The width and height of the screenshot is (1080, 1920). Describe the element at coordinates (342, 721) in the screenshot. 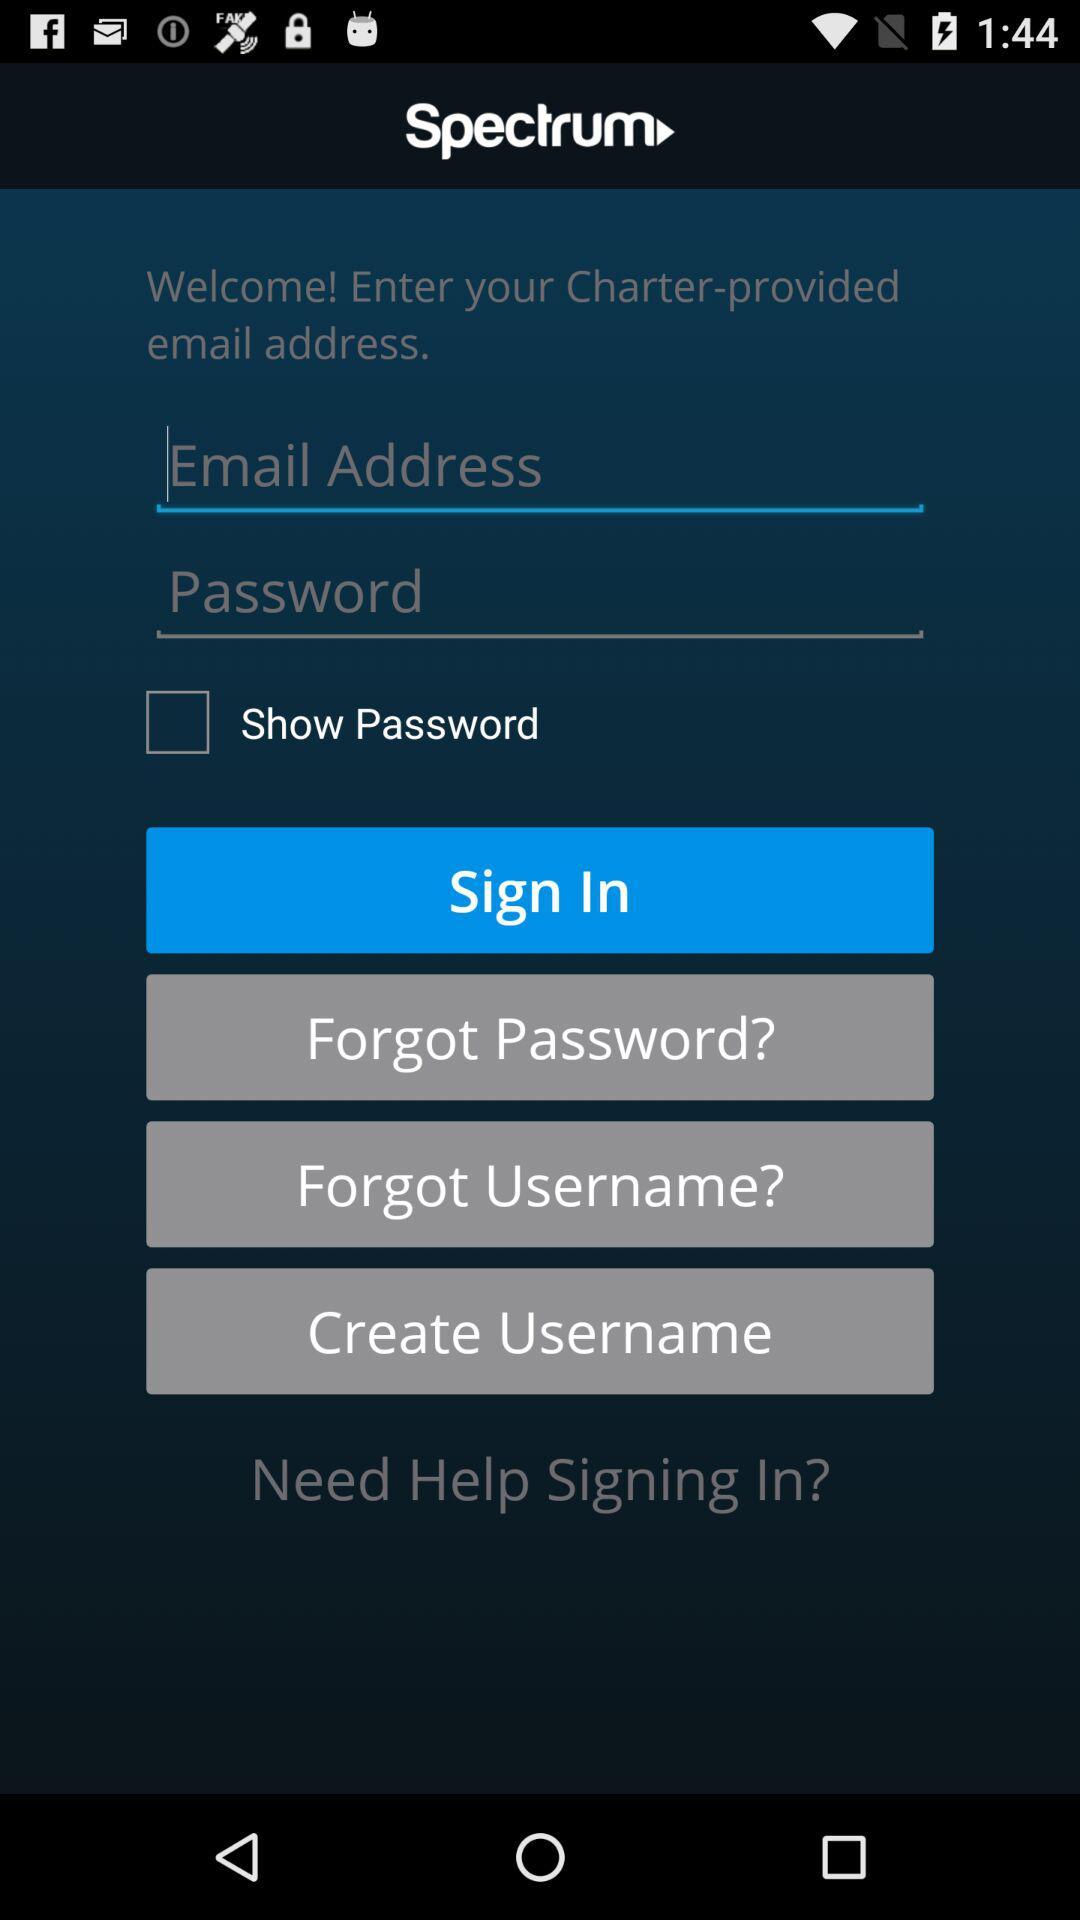

I see `the show password icon` at that location.